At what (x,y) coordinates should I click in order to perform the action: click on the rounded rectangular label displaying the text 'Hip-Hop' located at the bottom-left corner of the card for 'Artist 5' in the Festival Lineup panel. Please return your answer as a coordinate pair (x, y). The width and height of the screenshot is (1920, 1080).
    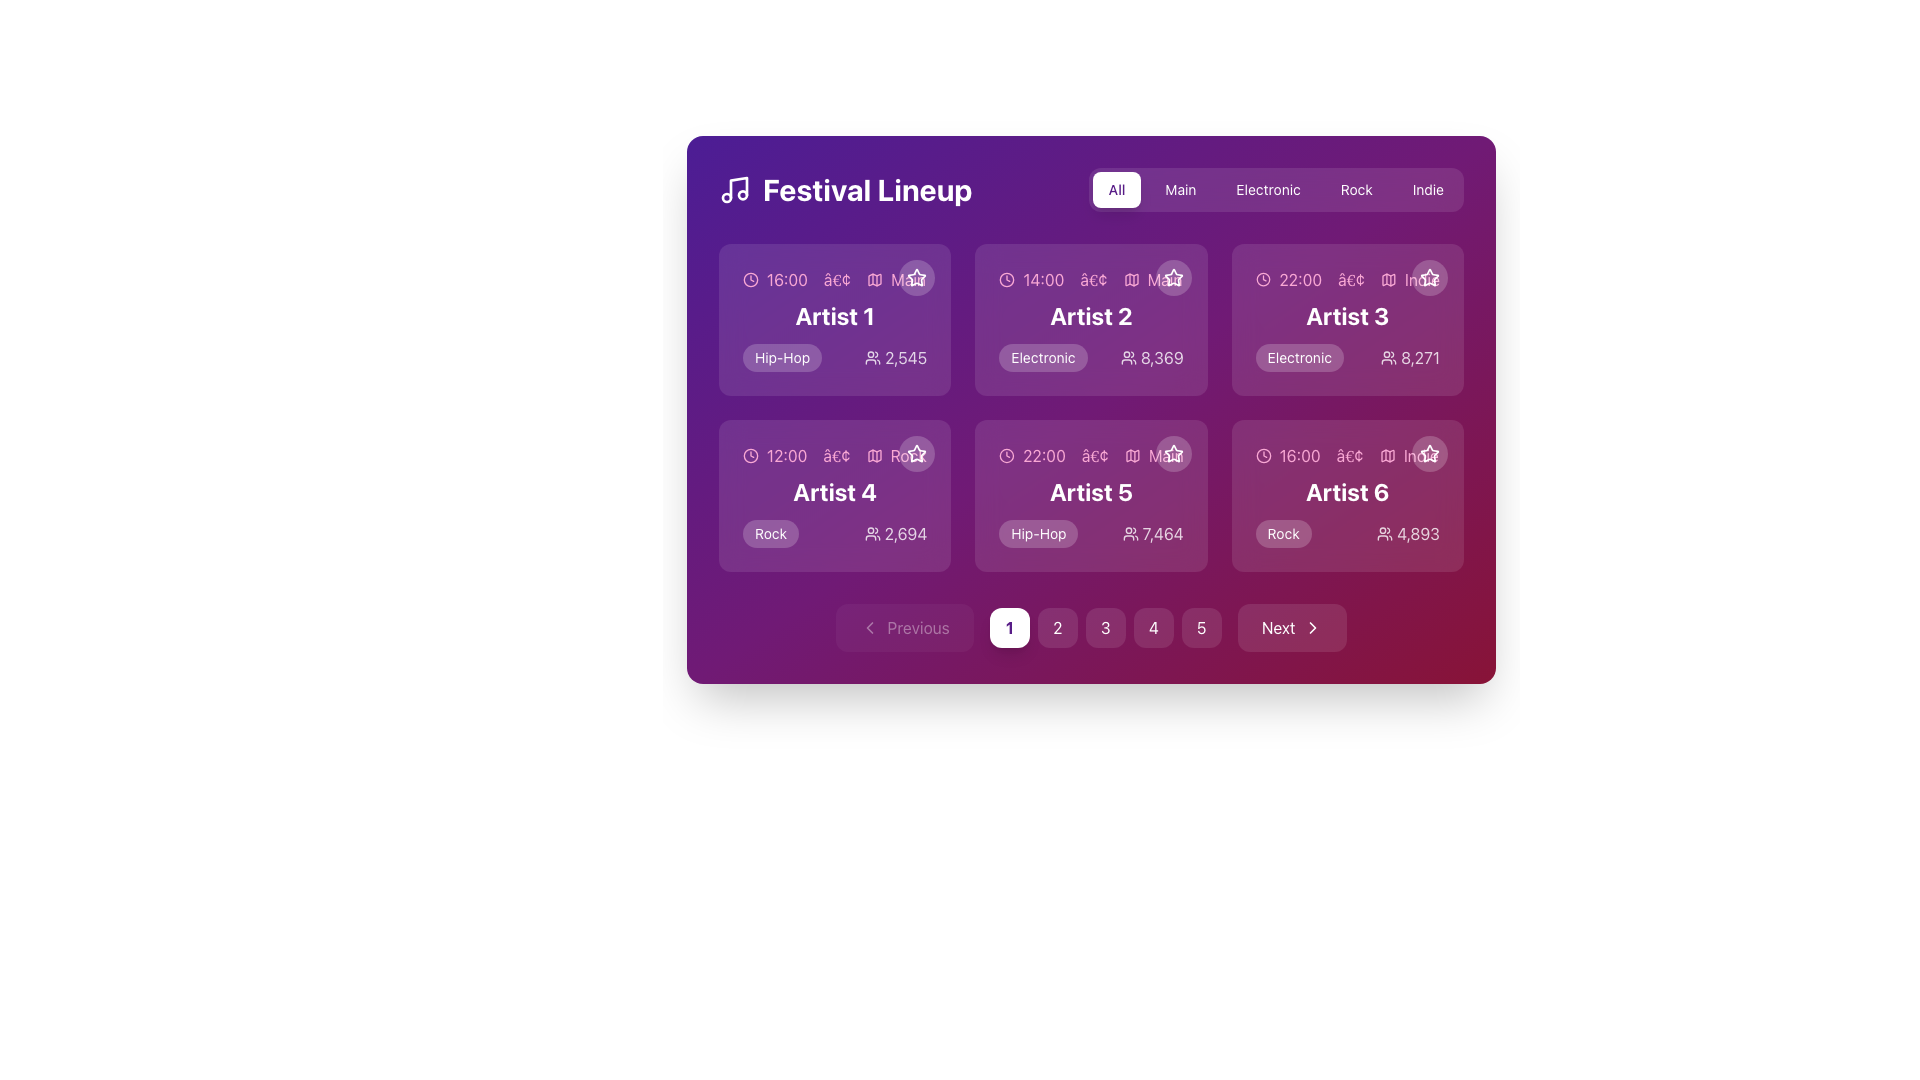
    Looking at the image, I should click on (1038, 532).